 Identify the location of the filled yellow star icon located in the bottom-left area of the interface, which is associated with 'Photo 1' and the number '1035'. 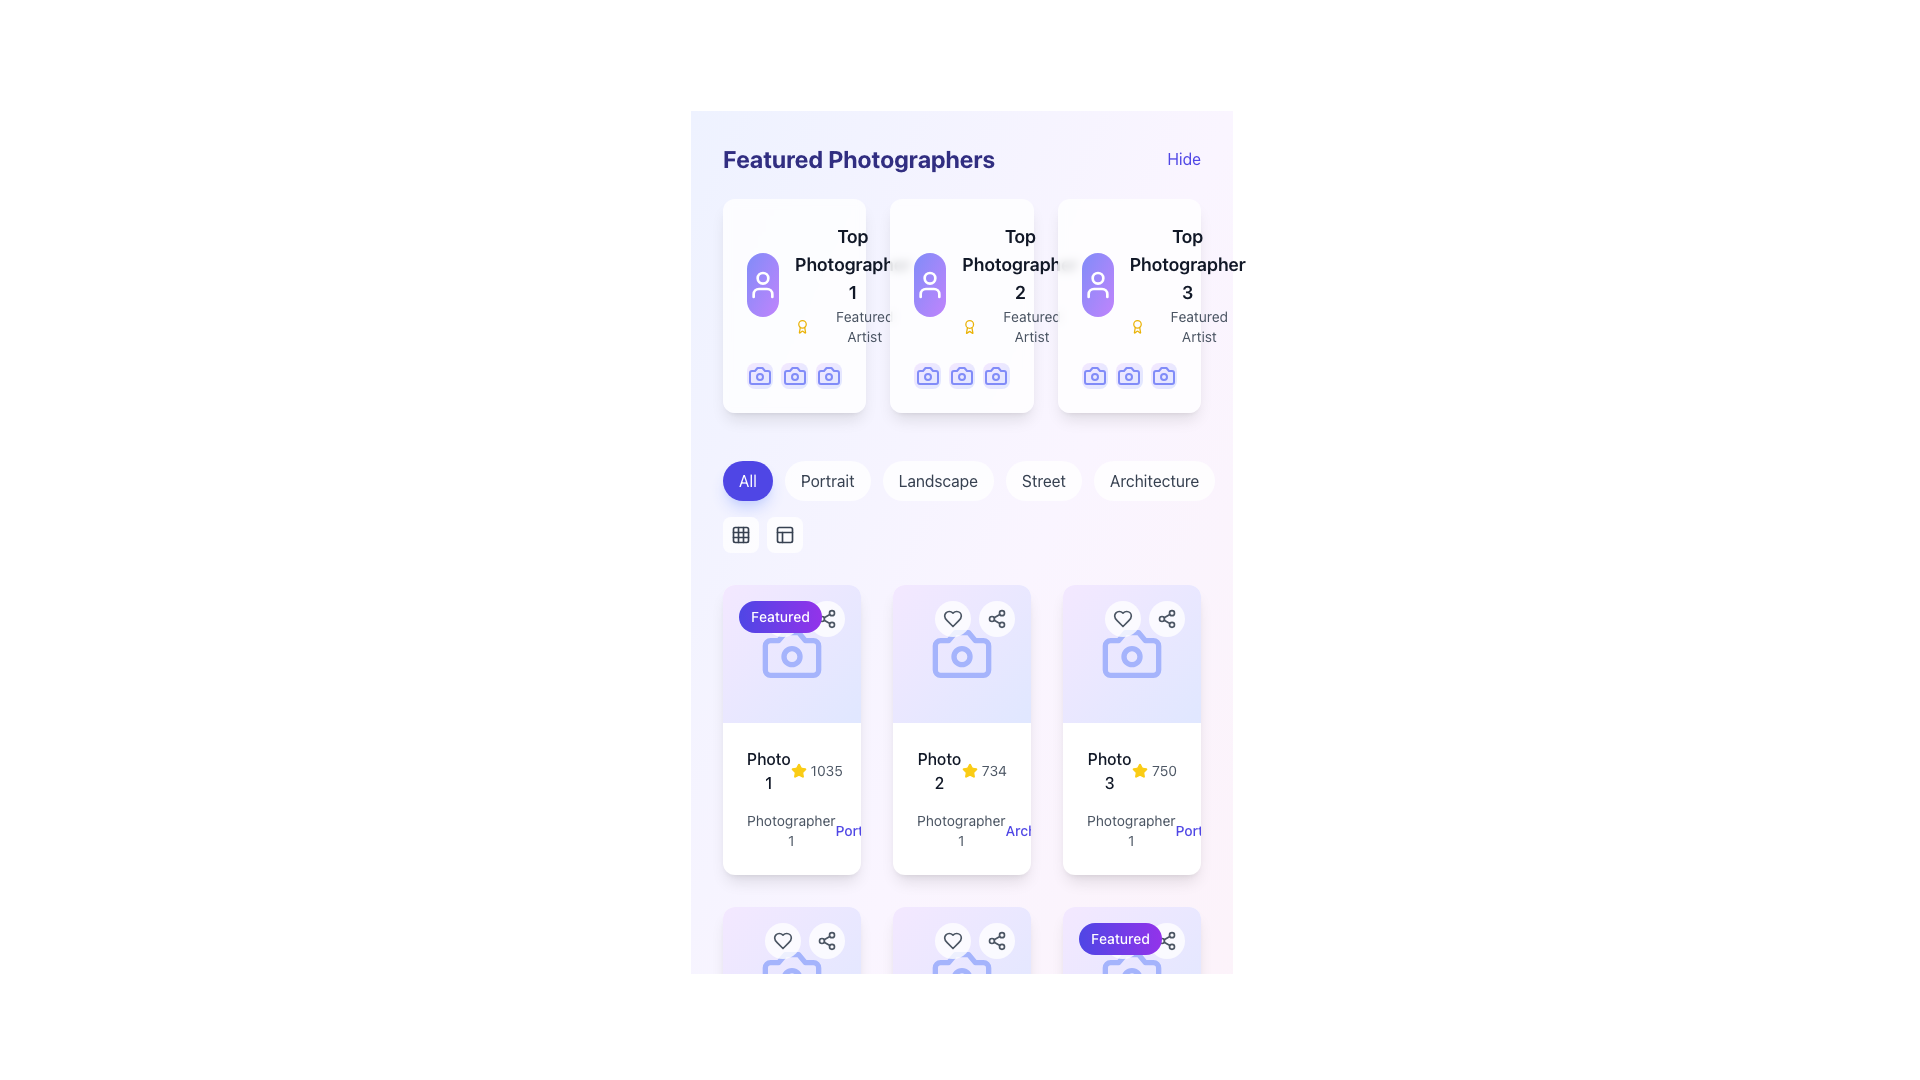
(797, 770).